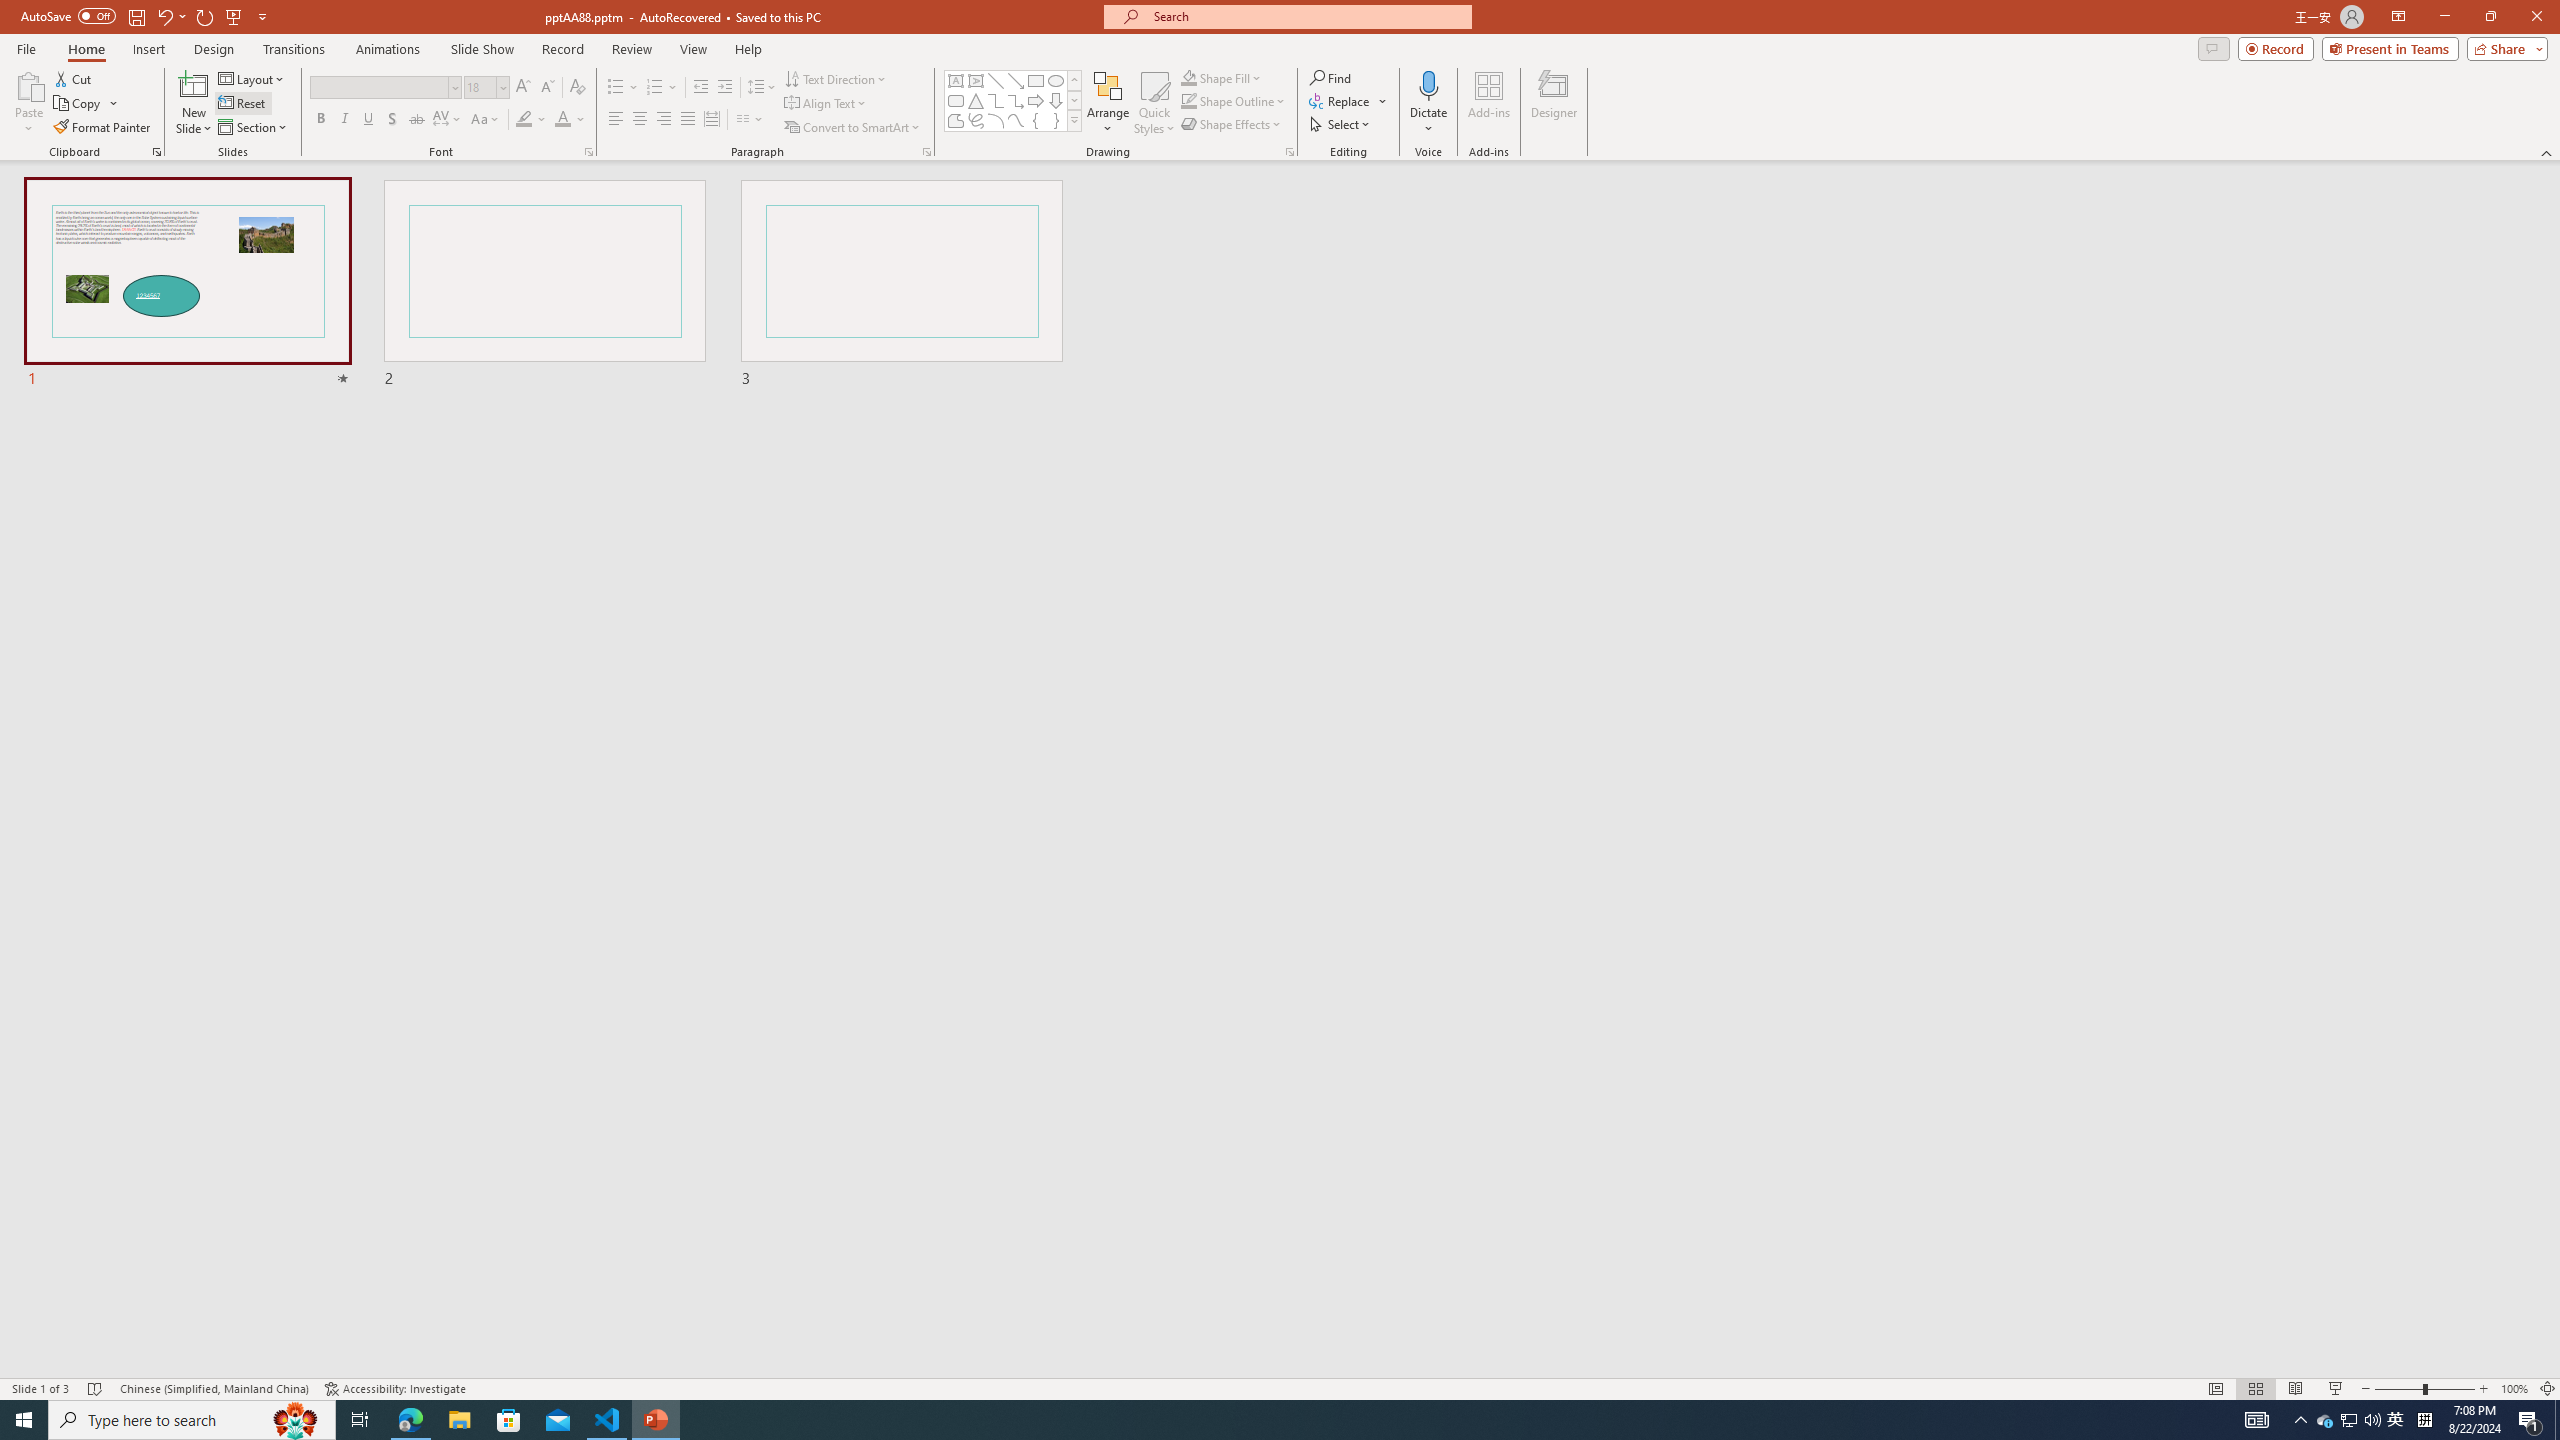  Describe the element at coordinates (1189, 77) in the screenshot. I see `'Shape Fill Aqua, Accent 2'` at that location.